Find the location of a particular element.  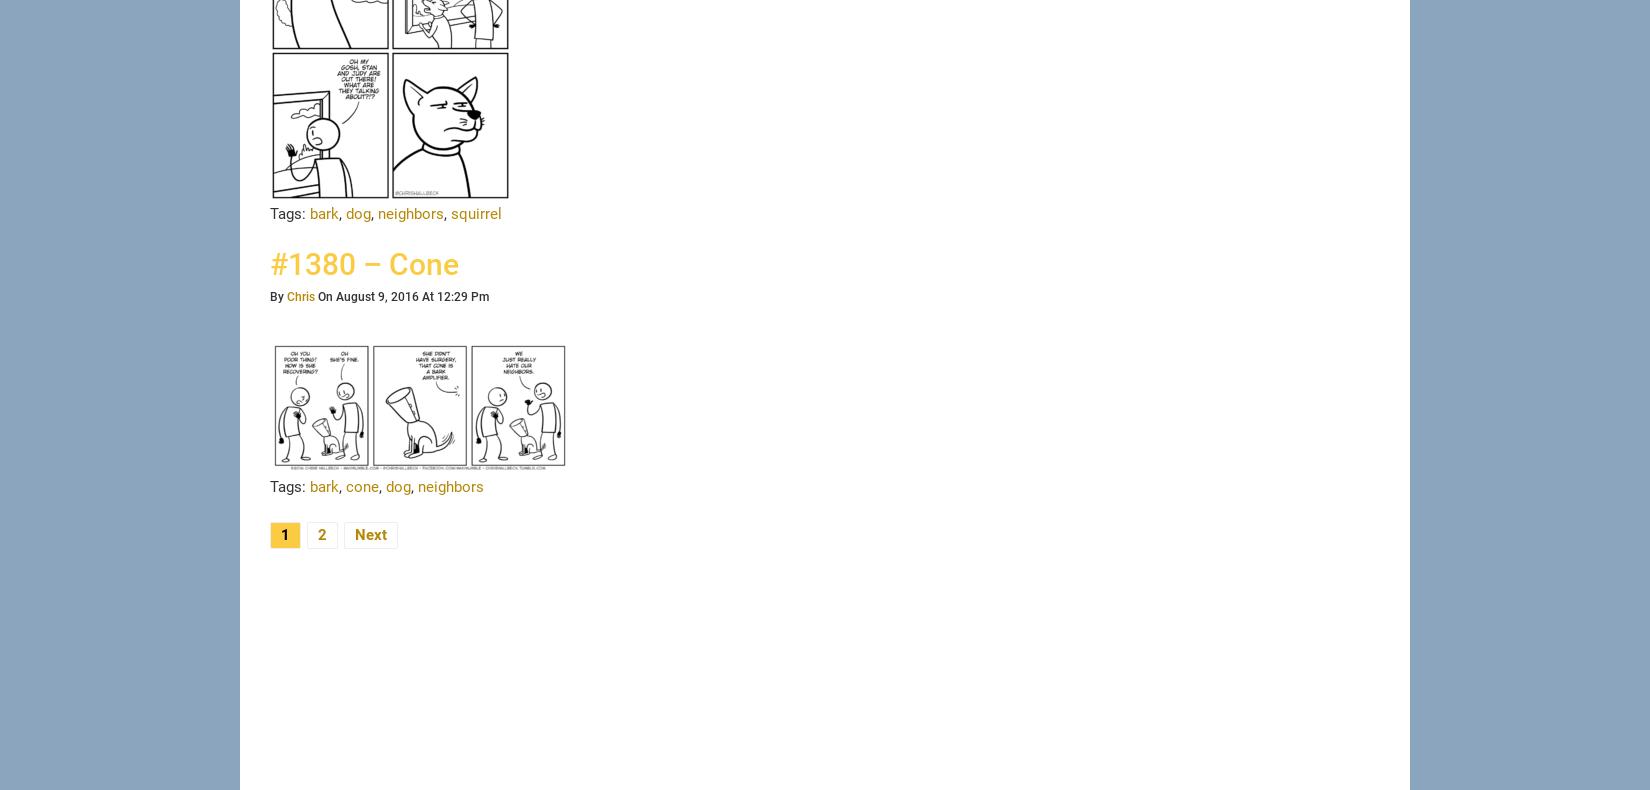

'squirrel' is located at coordinates (475, 212).